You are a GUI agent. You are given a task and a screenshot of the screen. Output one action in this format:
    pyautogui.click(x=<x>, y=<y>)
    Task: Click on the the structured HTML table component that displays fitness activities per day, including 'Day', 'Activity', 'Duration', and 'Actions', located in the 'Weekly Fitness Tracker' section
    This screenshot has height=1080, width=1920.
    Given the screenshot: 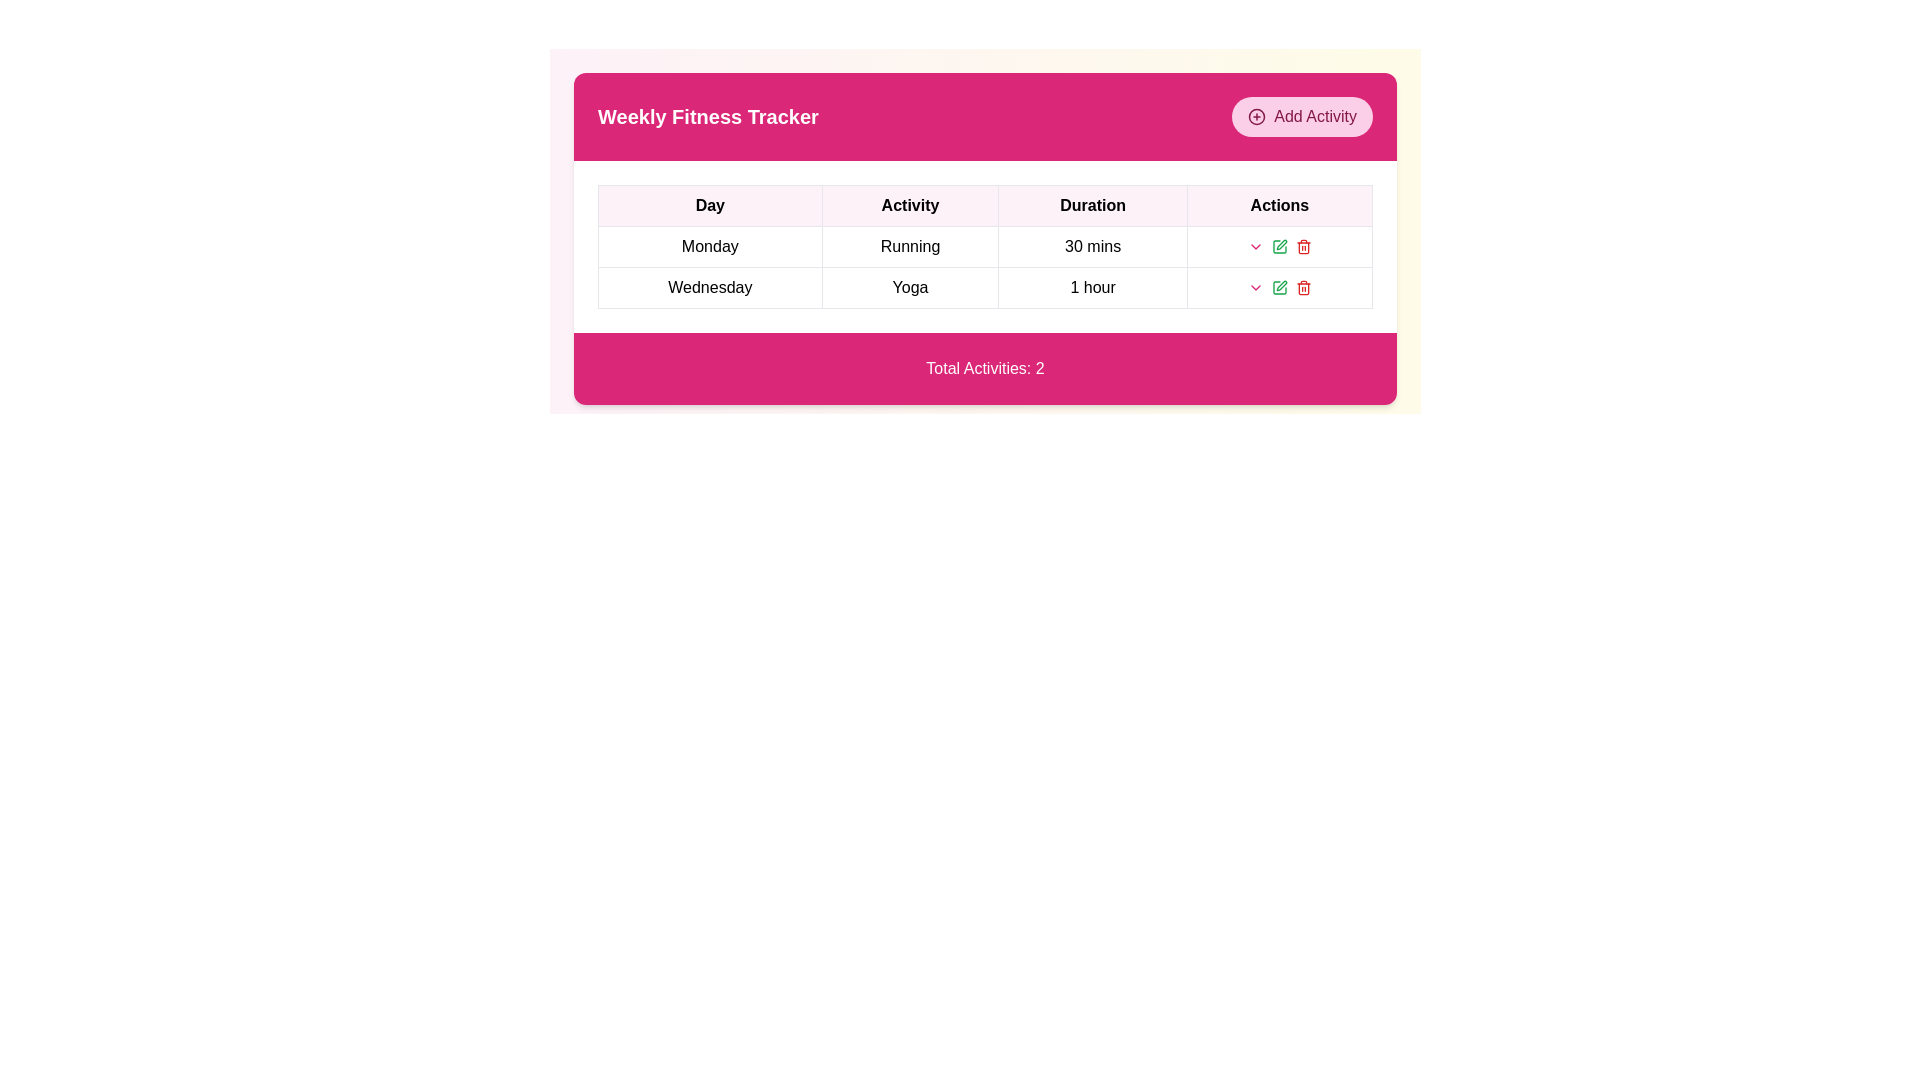 What is the action you would take?
    pyautogui.click(x=985, y=245)
    